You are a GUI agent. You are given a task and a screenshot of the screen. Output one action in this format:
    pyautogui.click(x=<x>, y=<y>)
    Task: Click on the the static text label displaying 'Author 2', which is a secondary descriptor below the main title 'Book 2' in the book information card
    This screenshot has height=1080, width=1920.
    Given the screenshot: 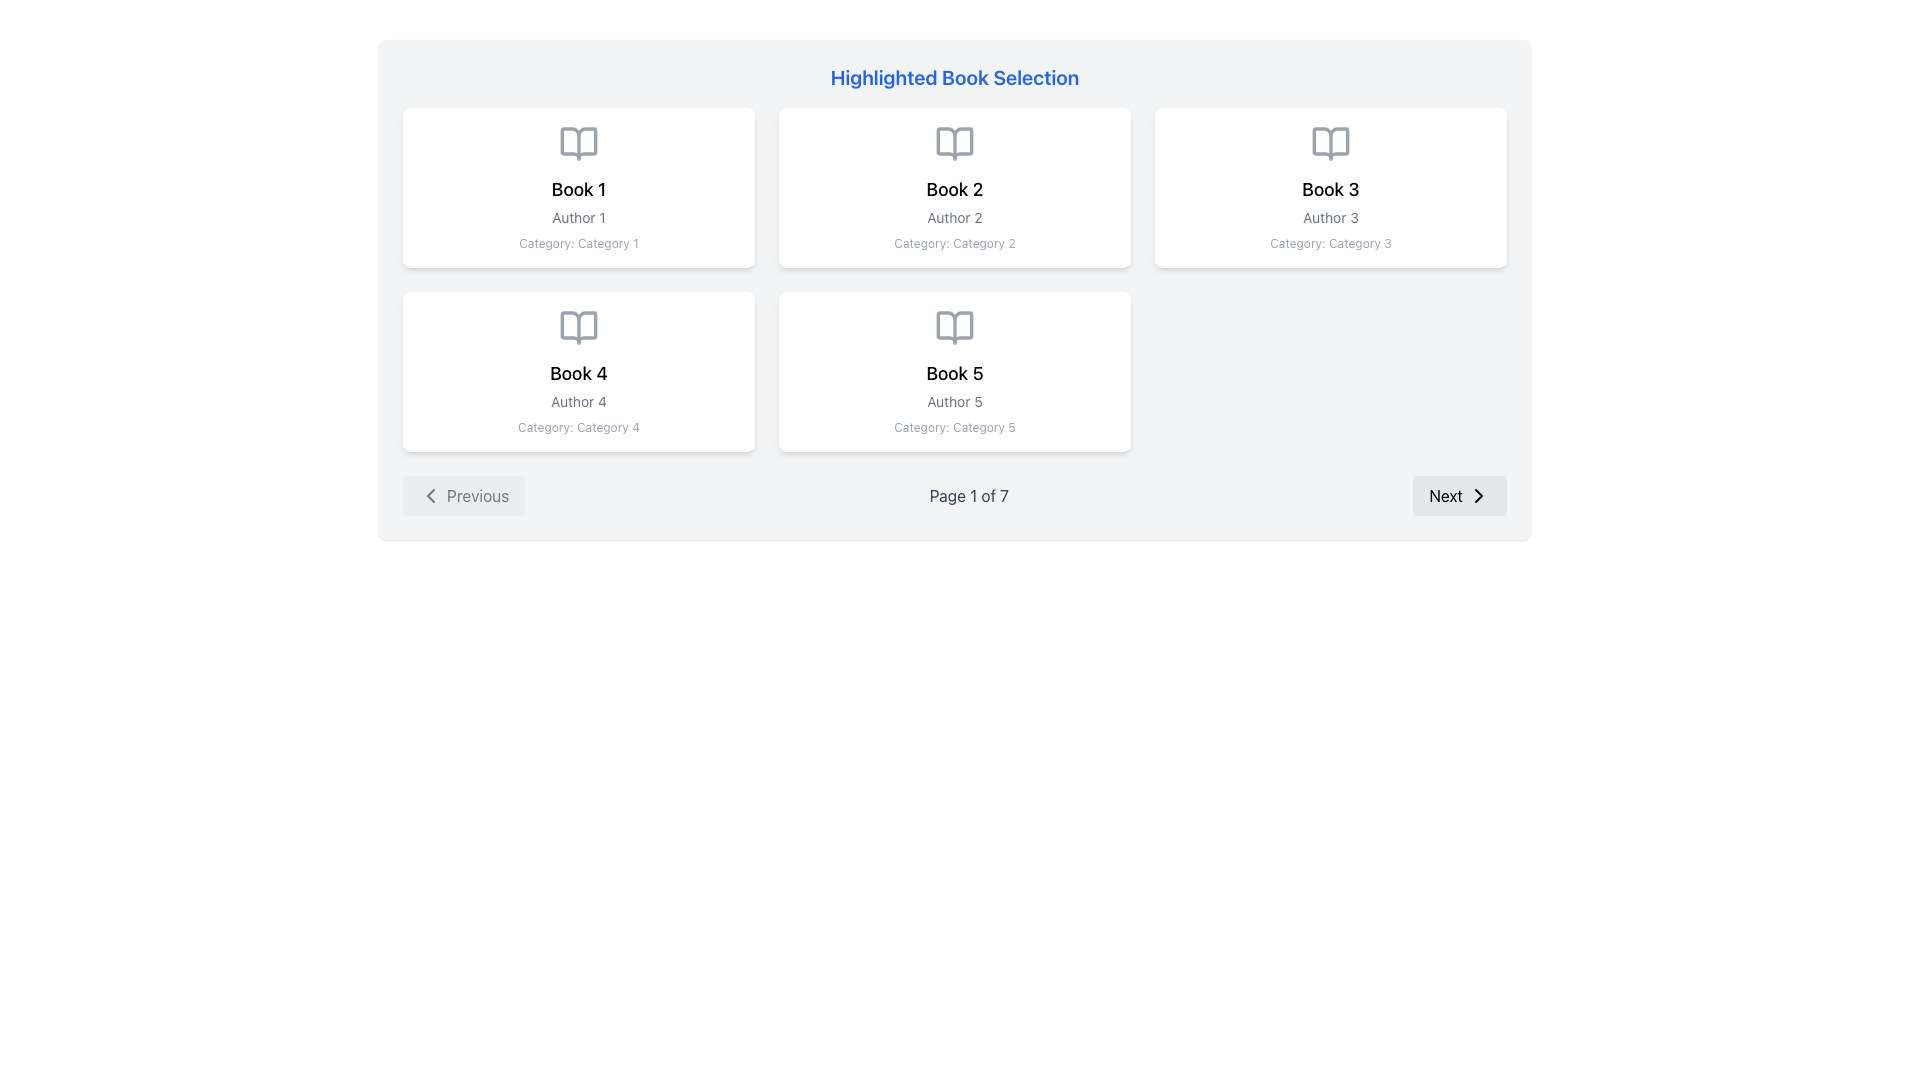 What is the action you would take?
    pyautogui.click(x=954, y=218)
    